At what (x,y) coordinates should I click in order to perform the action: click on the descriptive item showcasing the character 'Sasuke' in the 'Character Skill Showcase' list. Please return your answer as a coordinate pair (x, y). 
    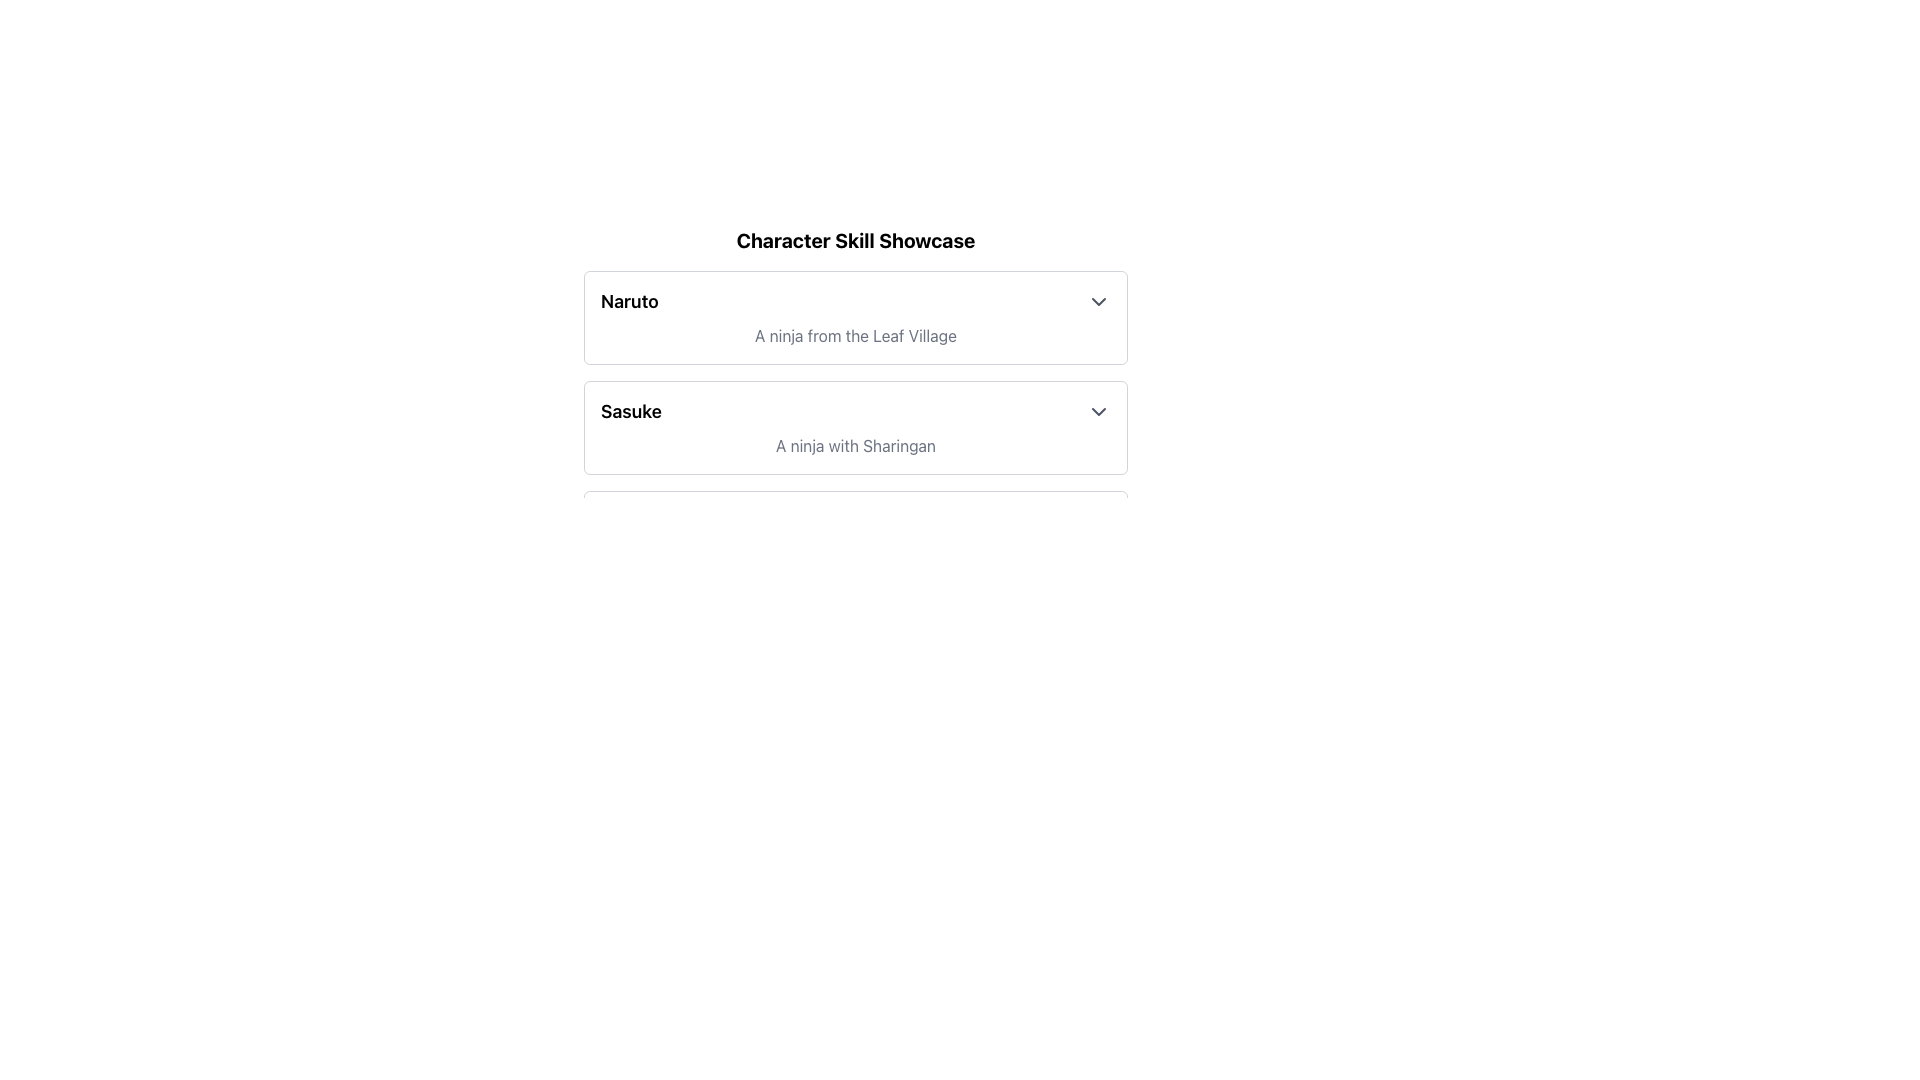
    Looking at the image, I should click on (855, 427).